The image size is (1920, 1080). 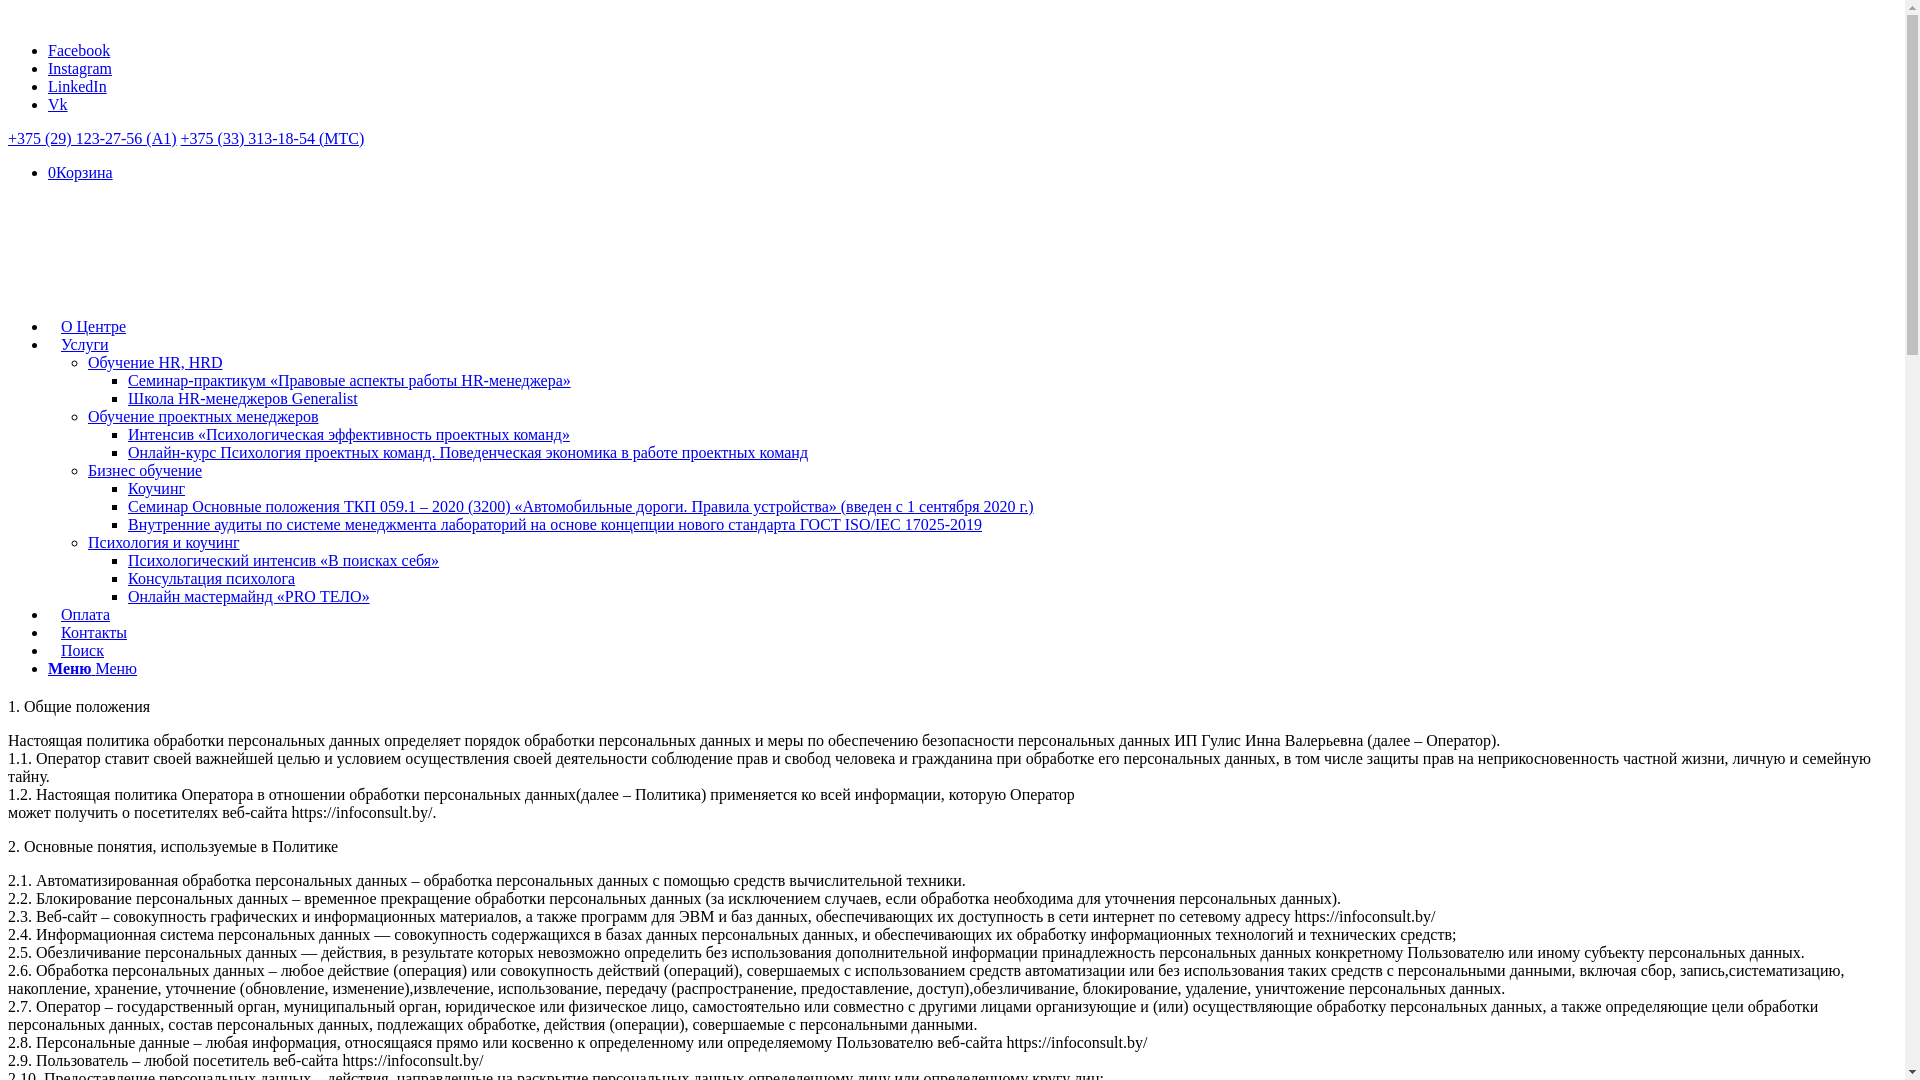 What do you see at coordinates (80, 67) in the screenshot?
I see `'Instagram'` at bounding box center [80, 67].